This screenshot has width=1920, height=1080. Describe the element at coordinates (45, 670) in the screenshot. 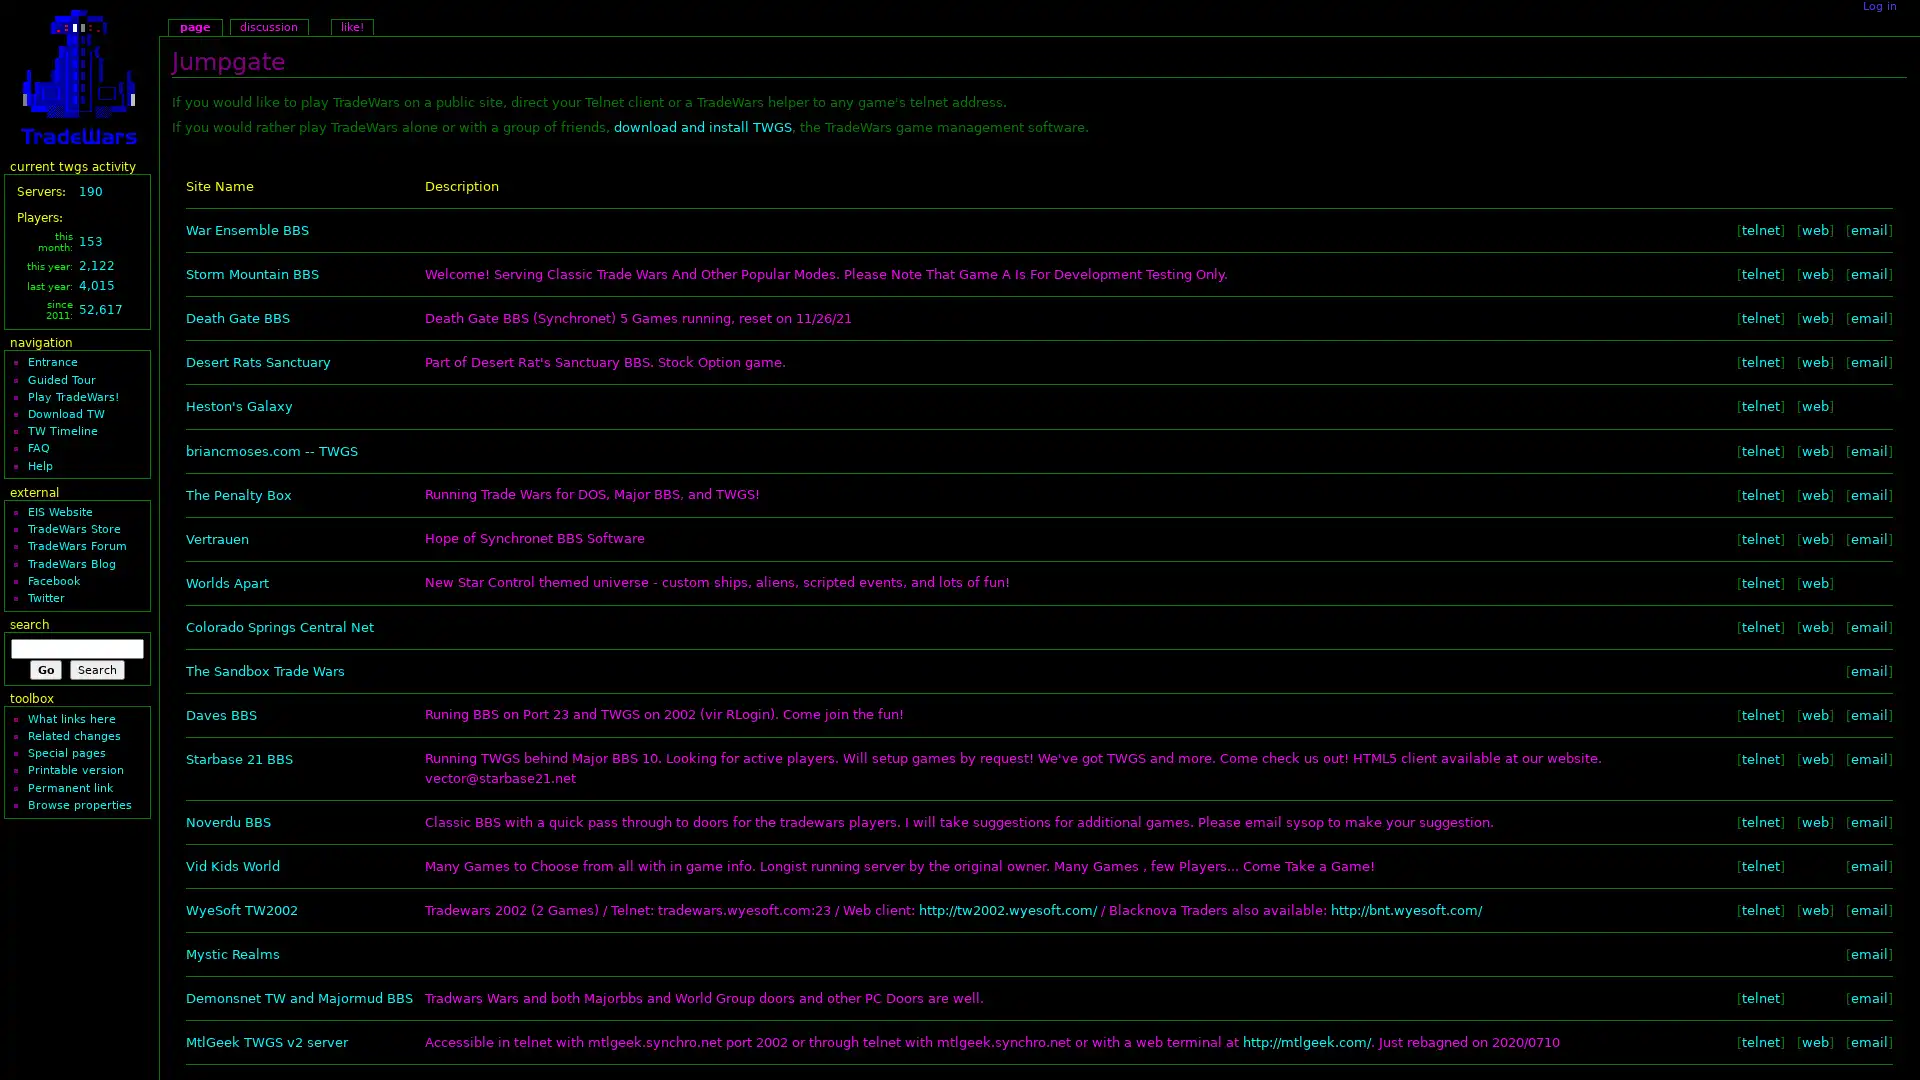

I see `Go` at that location.